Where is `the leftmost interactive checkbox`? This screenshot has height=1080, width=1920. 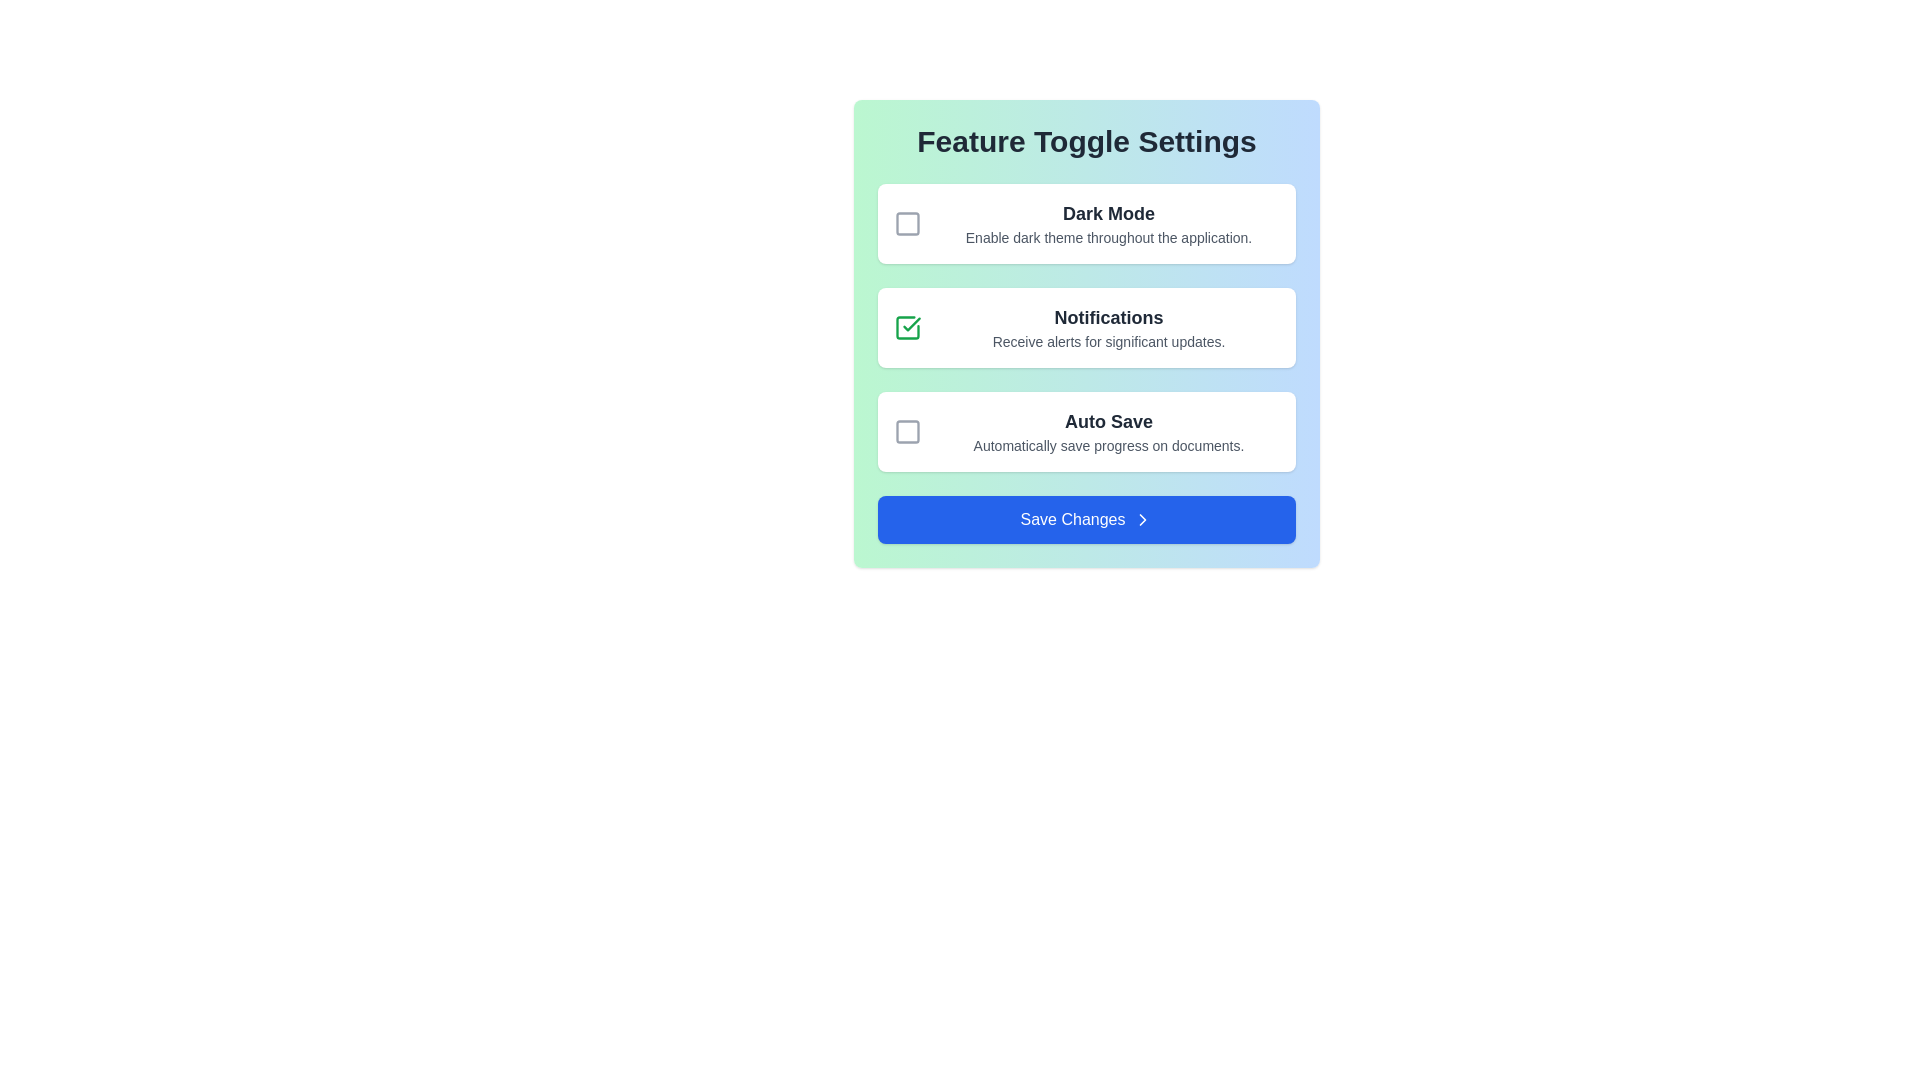
the leftmost interactive checkbox is located at coordinates (906, 223).